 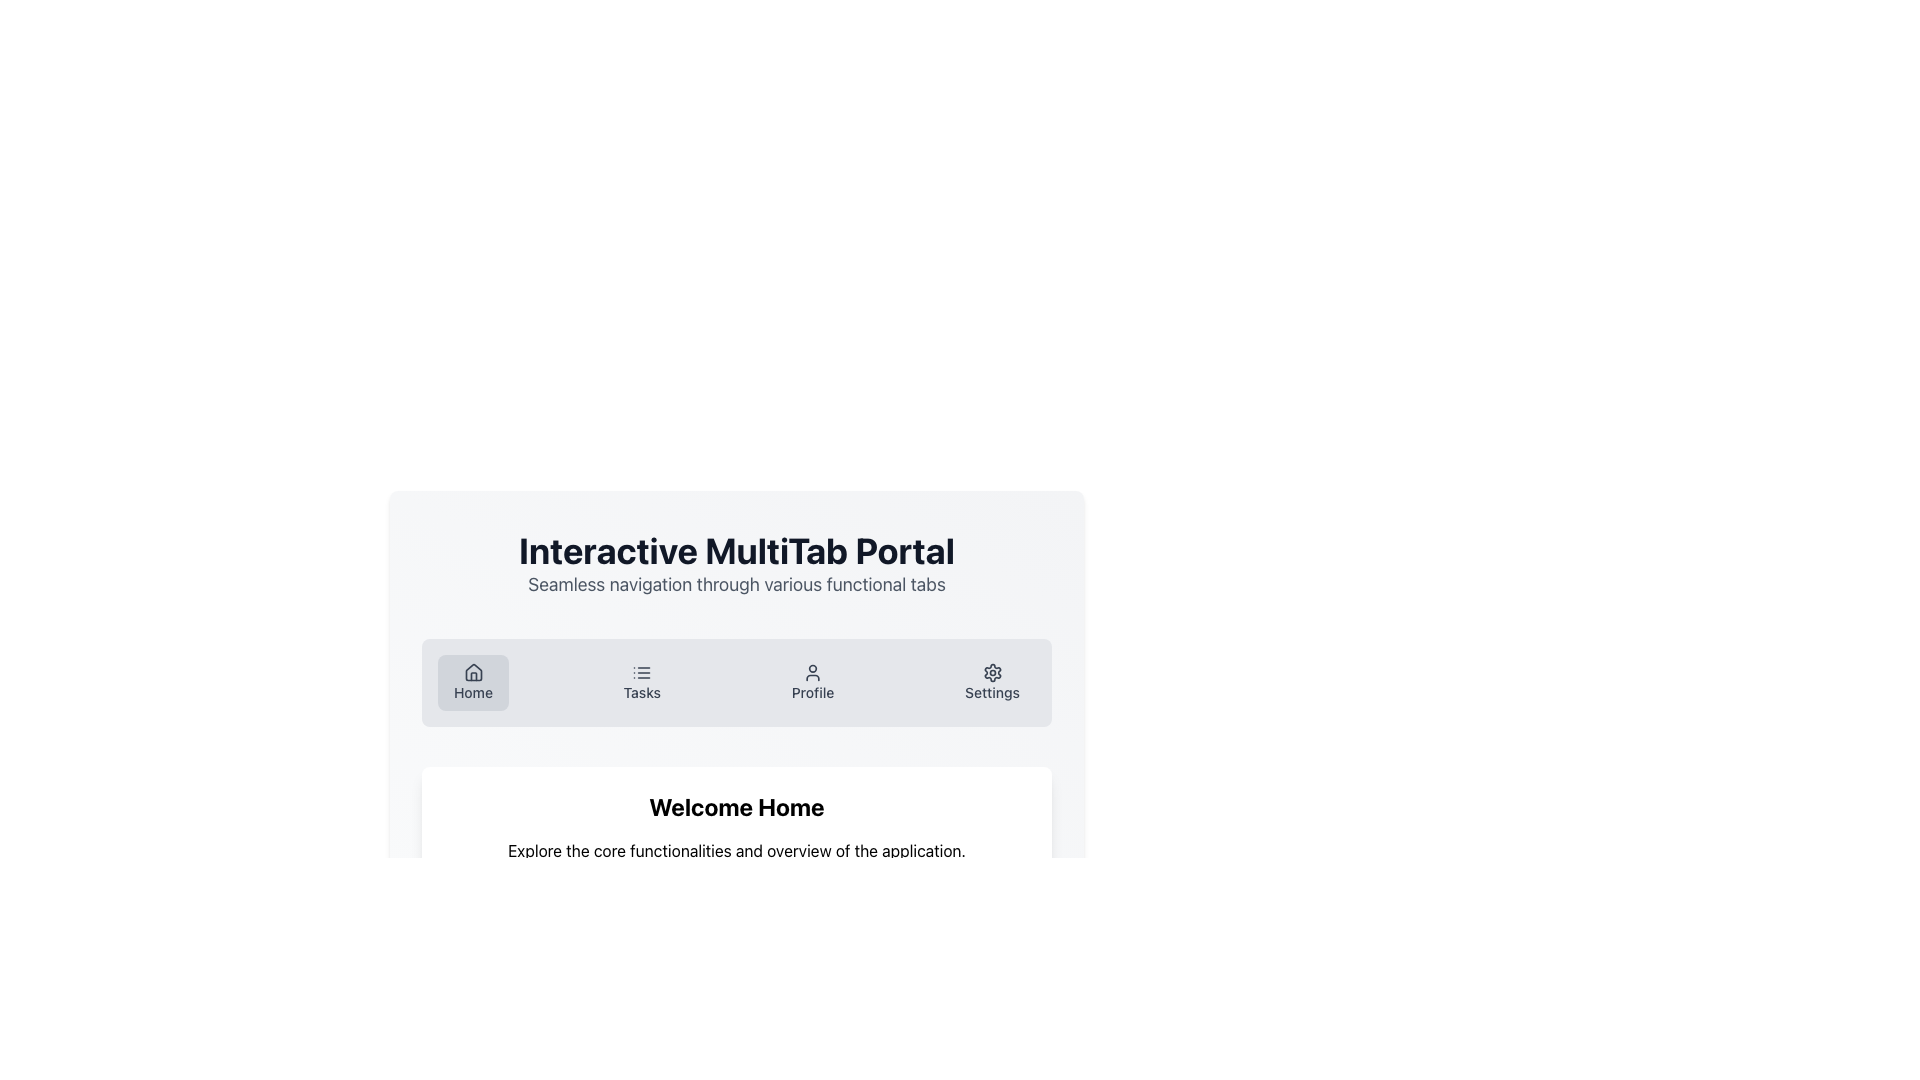 I want to click on the 'Tasks' navigation button located, so click(x=642, y=681).